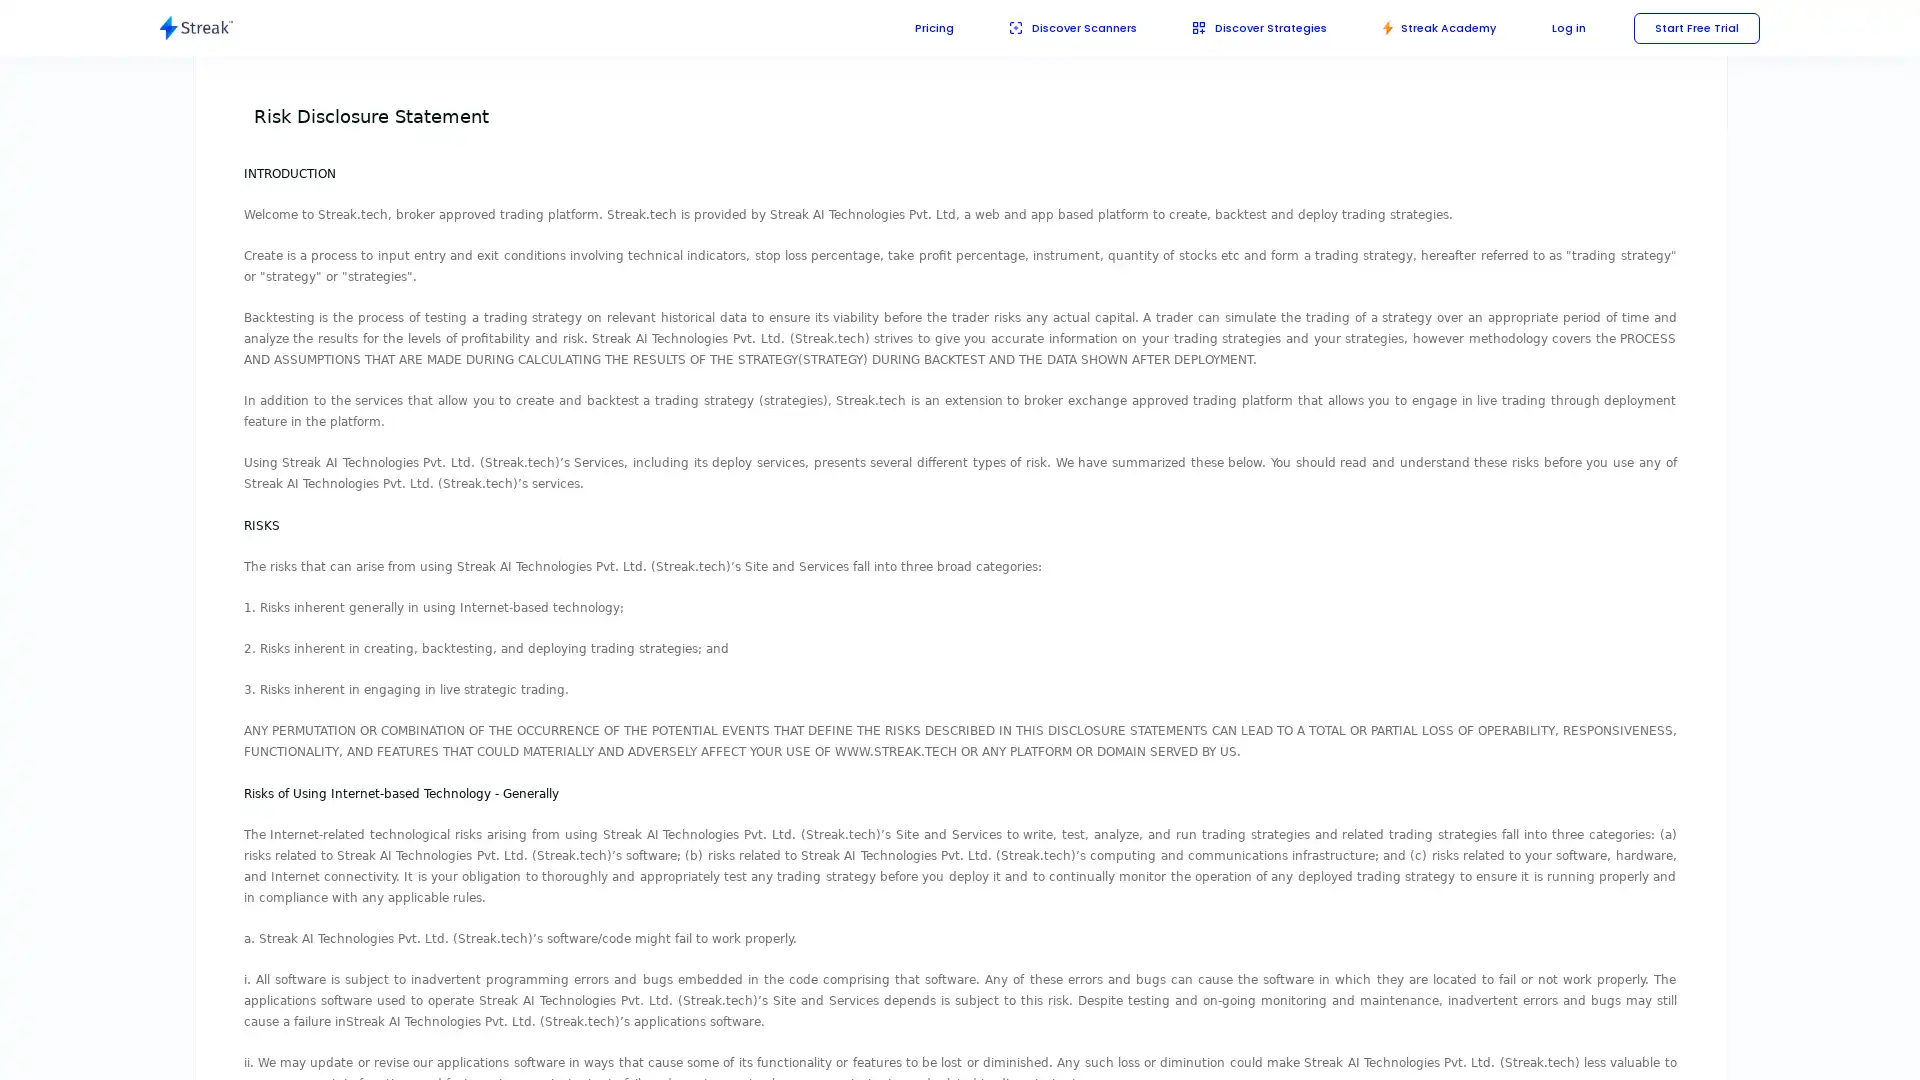 The height and width of the screenshot is (1080, 1920). What do you see at coordinates (1047, 27) in the screenshot?
I see `Discover Scanners` at bounding box center [1047, 27].